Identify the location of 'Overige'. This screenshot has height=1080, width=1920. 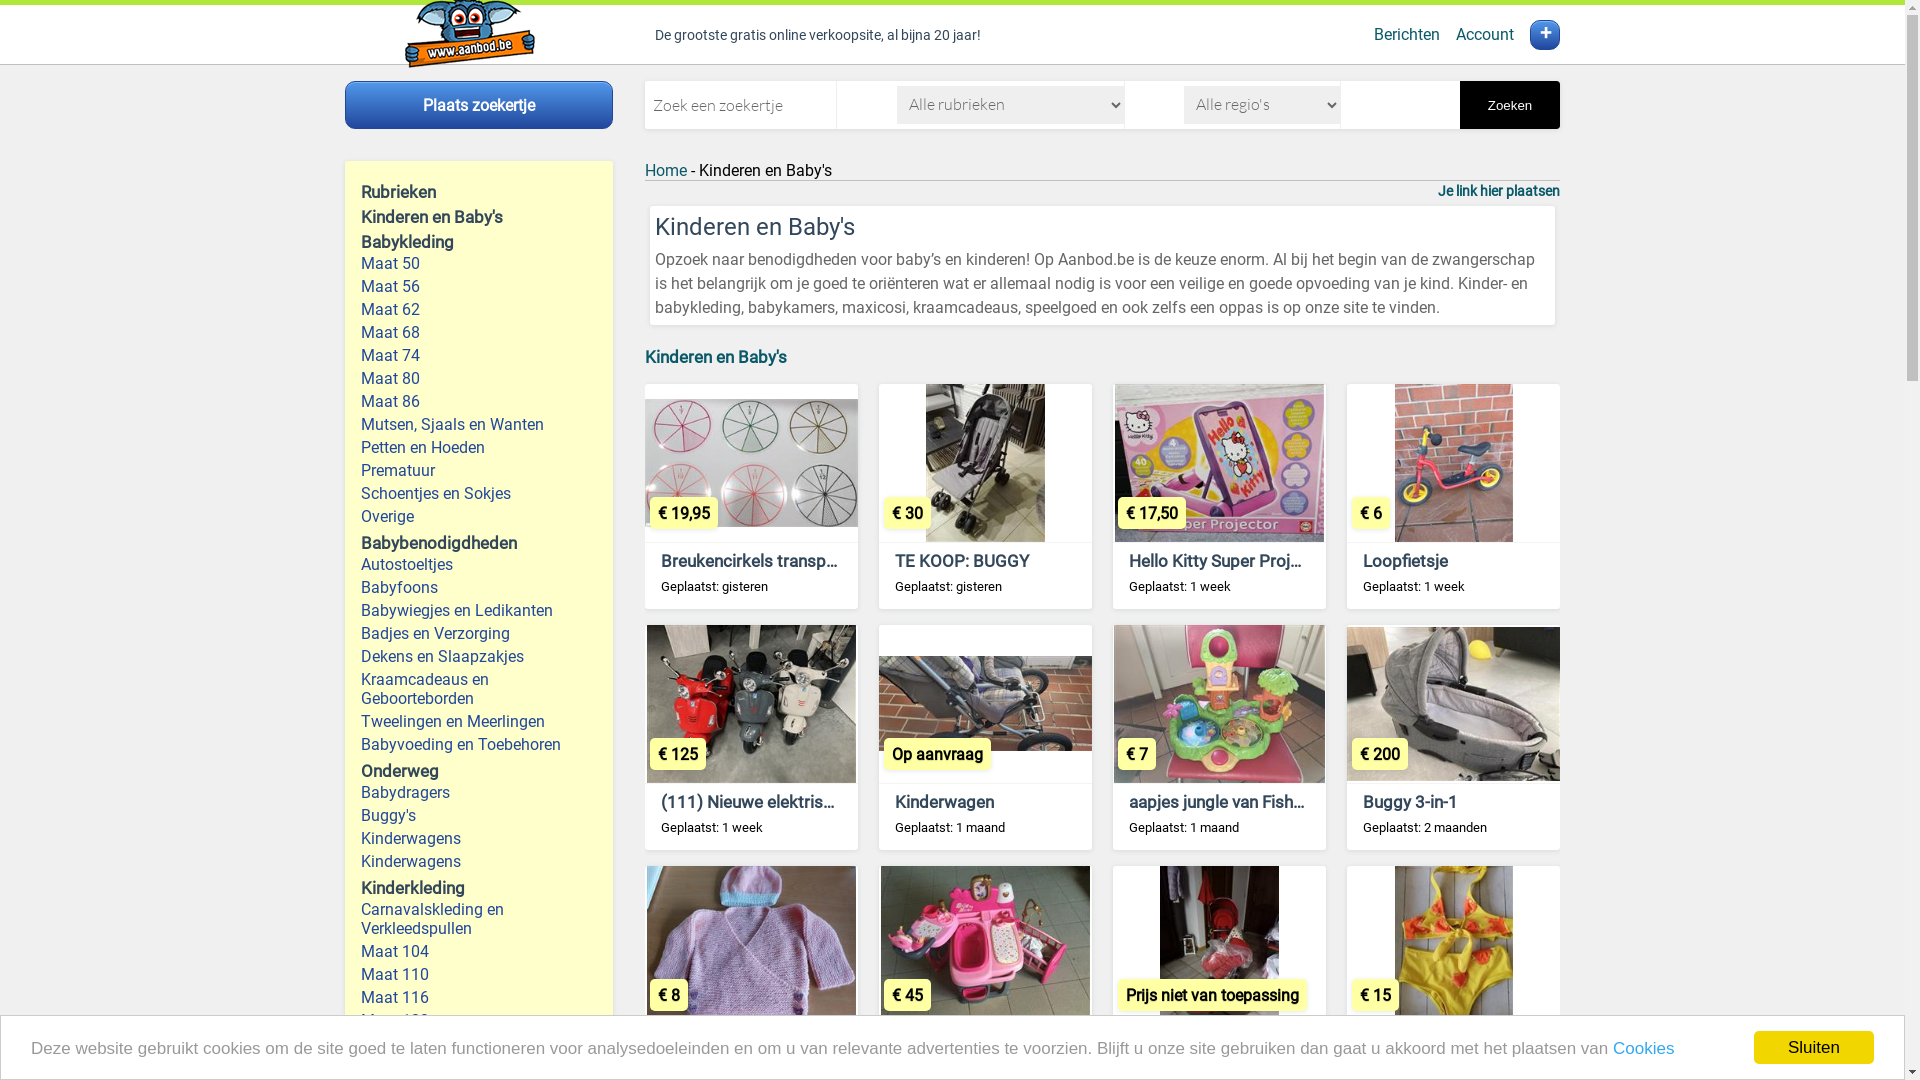
(360, 515).